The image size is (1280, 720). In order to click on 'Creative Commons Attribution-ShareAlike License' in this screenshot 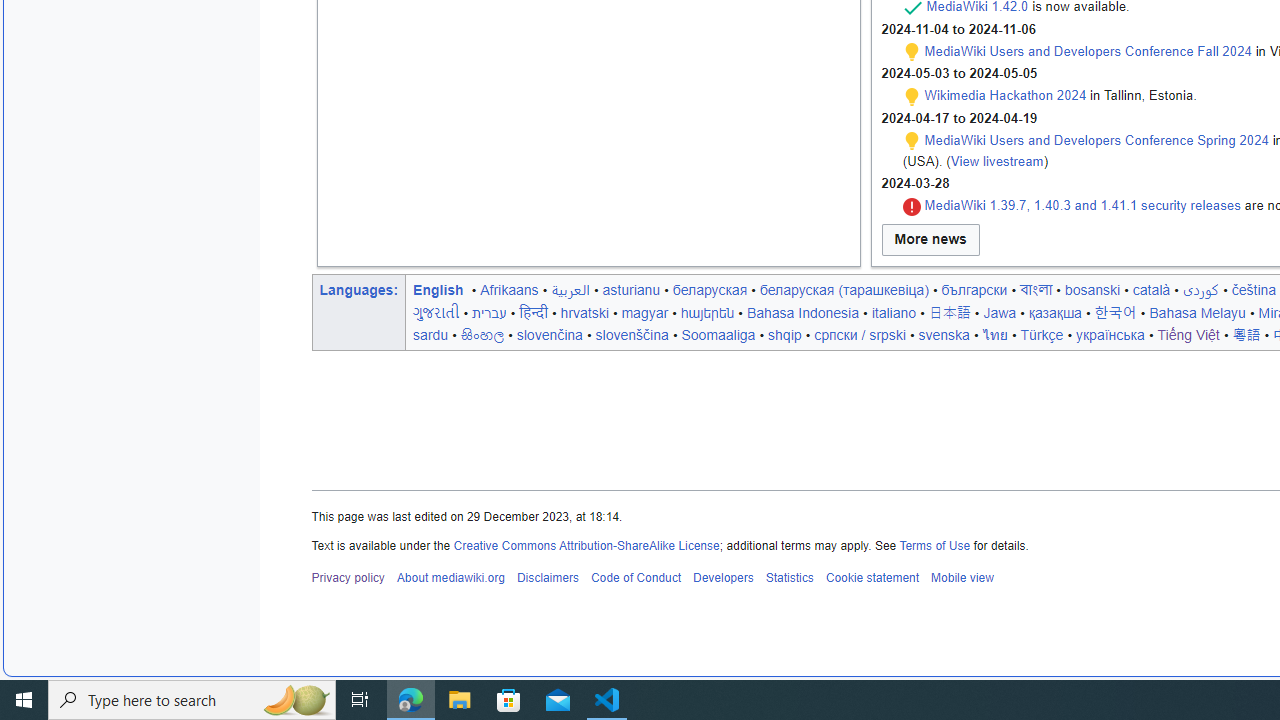, I will do `click(585, 545)`.